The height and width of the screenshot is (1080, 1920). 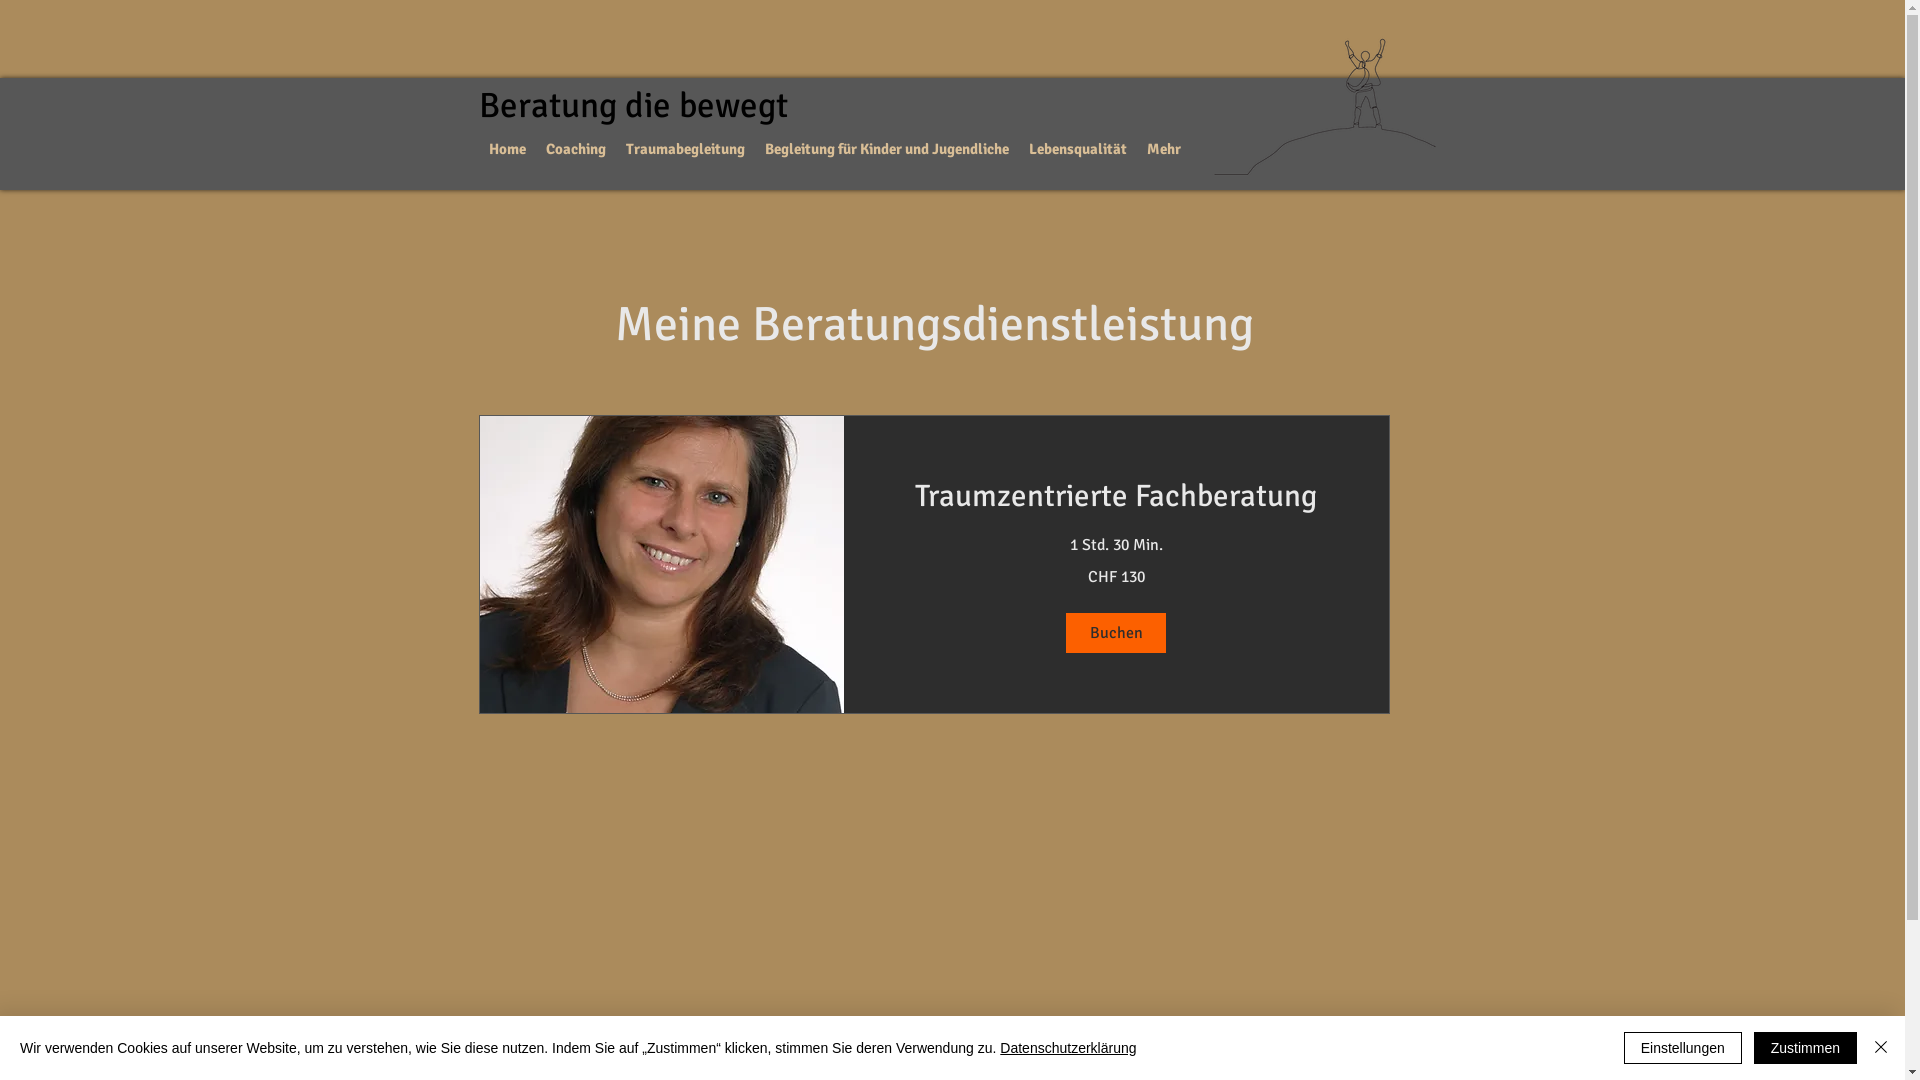 I want to click on 'Traumabegleitung', so click(x=685, y=148).